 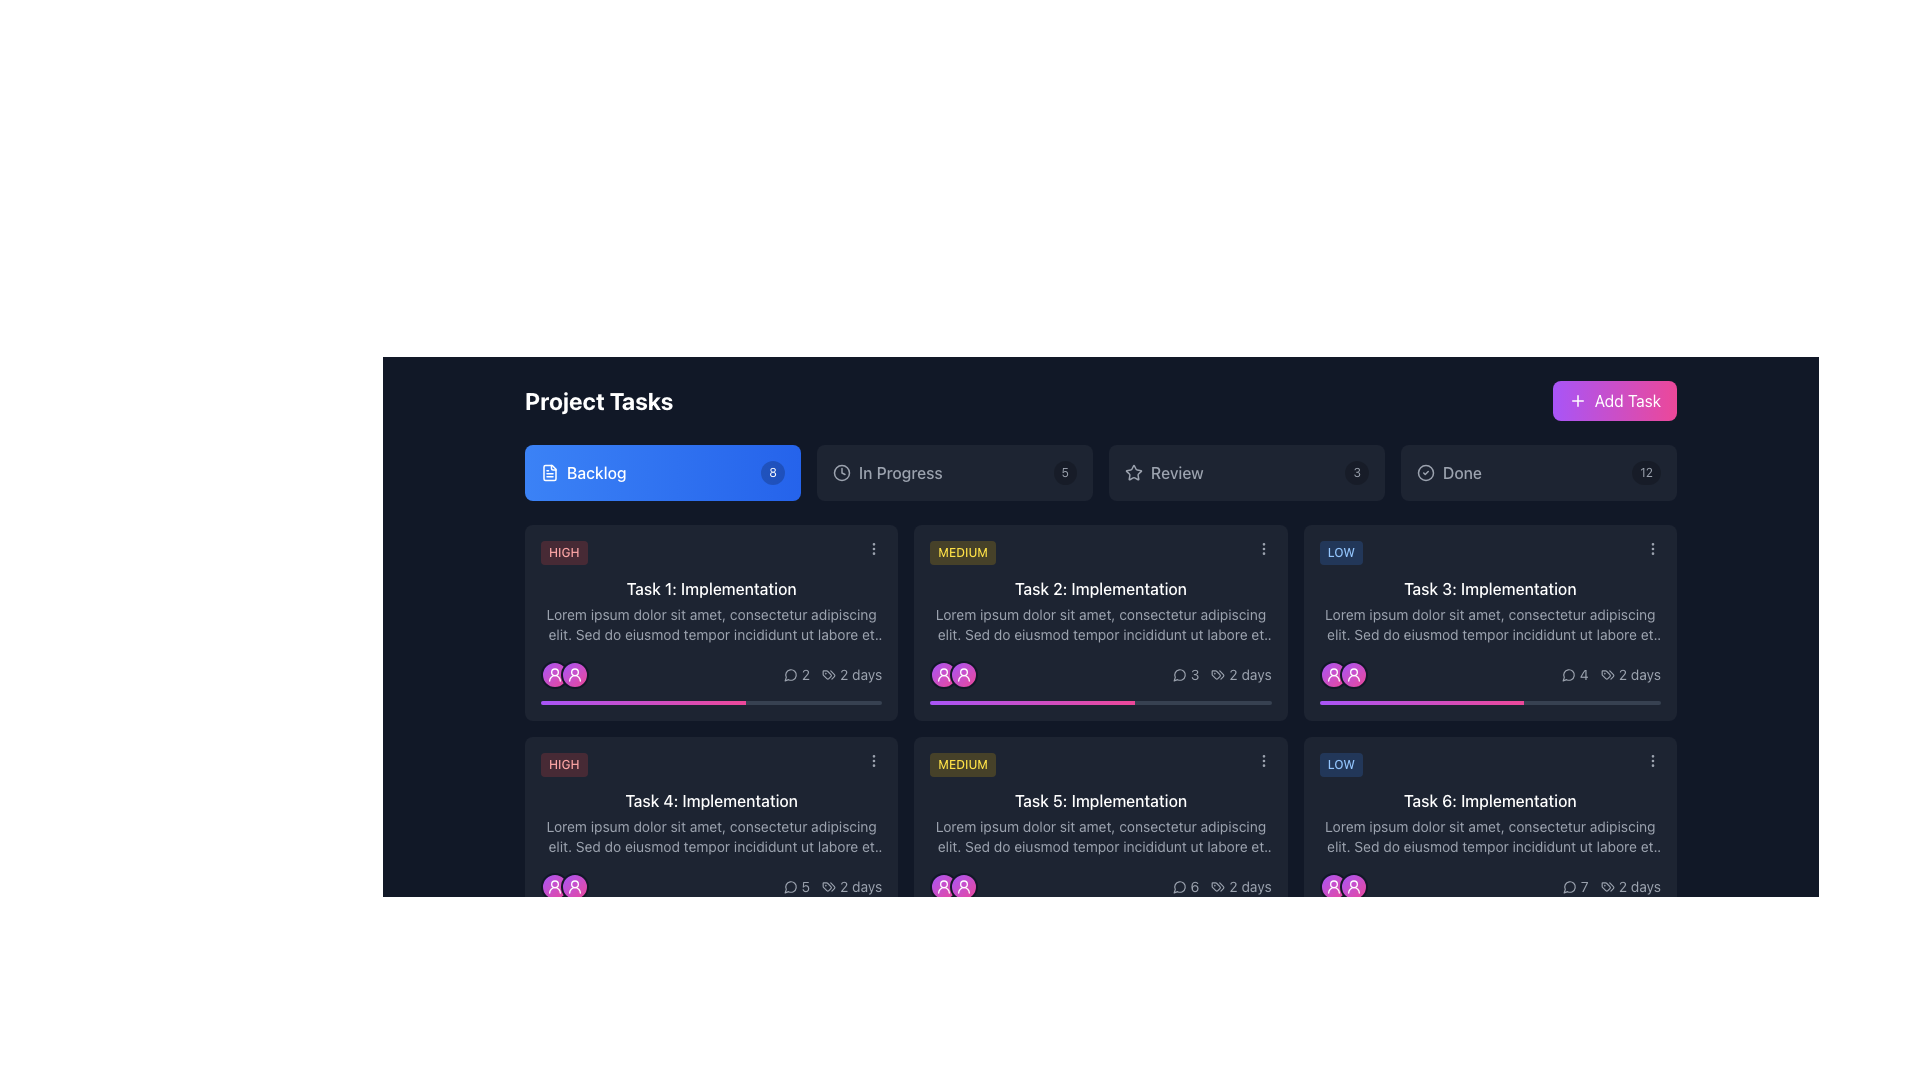 I want to click on information displayed in the text element showing '2 days' accompanied by a tag icon, located at the bottom-right of the second task card in the second column of the task board, so click(x=1240, y=675).